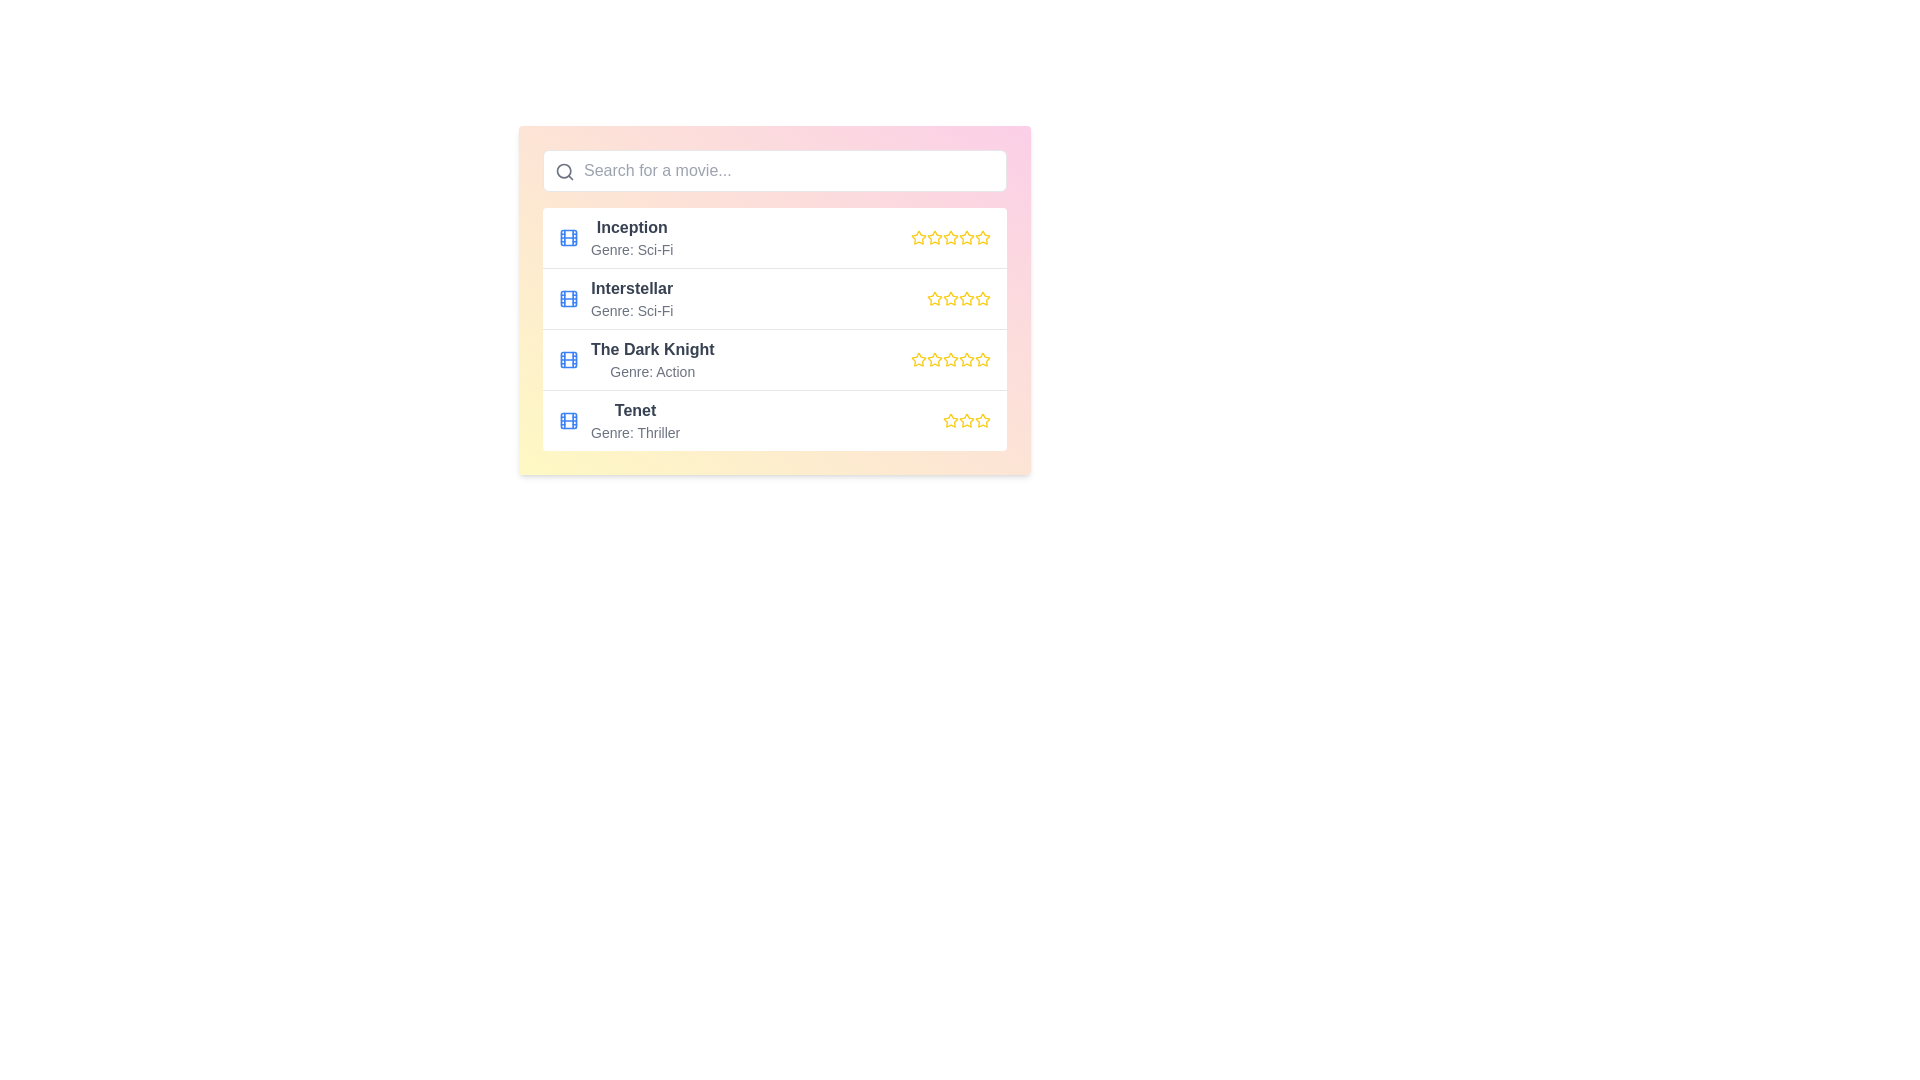  What do you see at coordinates (631, 249) in the screenshot?
I see `the genre information displayed below the 'Inception' title in the movie information list` at bounding box center [631, 249].